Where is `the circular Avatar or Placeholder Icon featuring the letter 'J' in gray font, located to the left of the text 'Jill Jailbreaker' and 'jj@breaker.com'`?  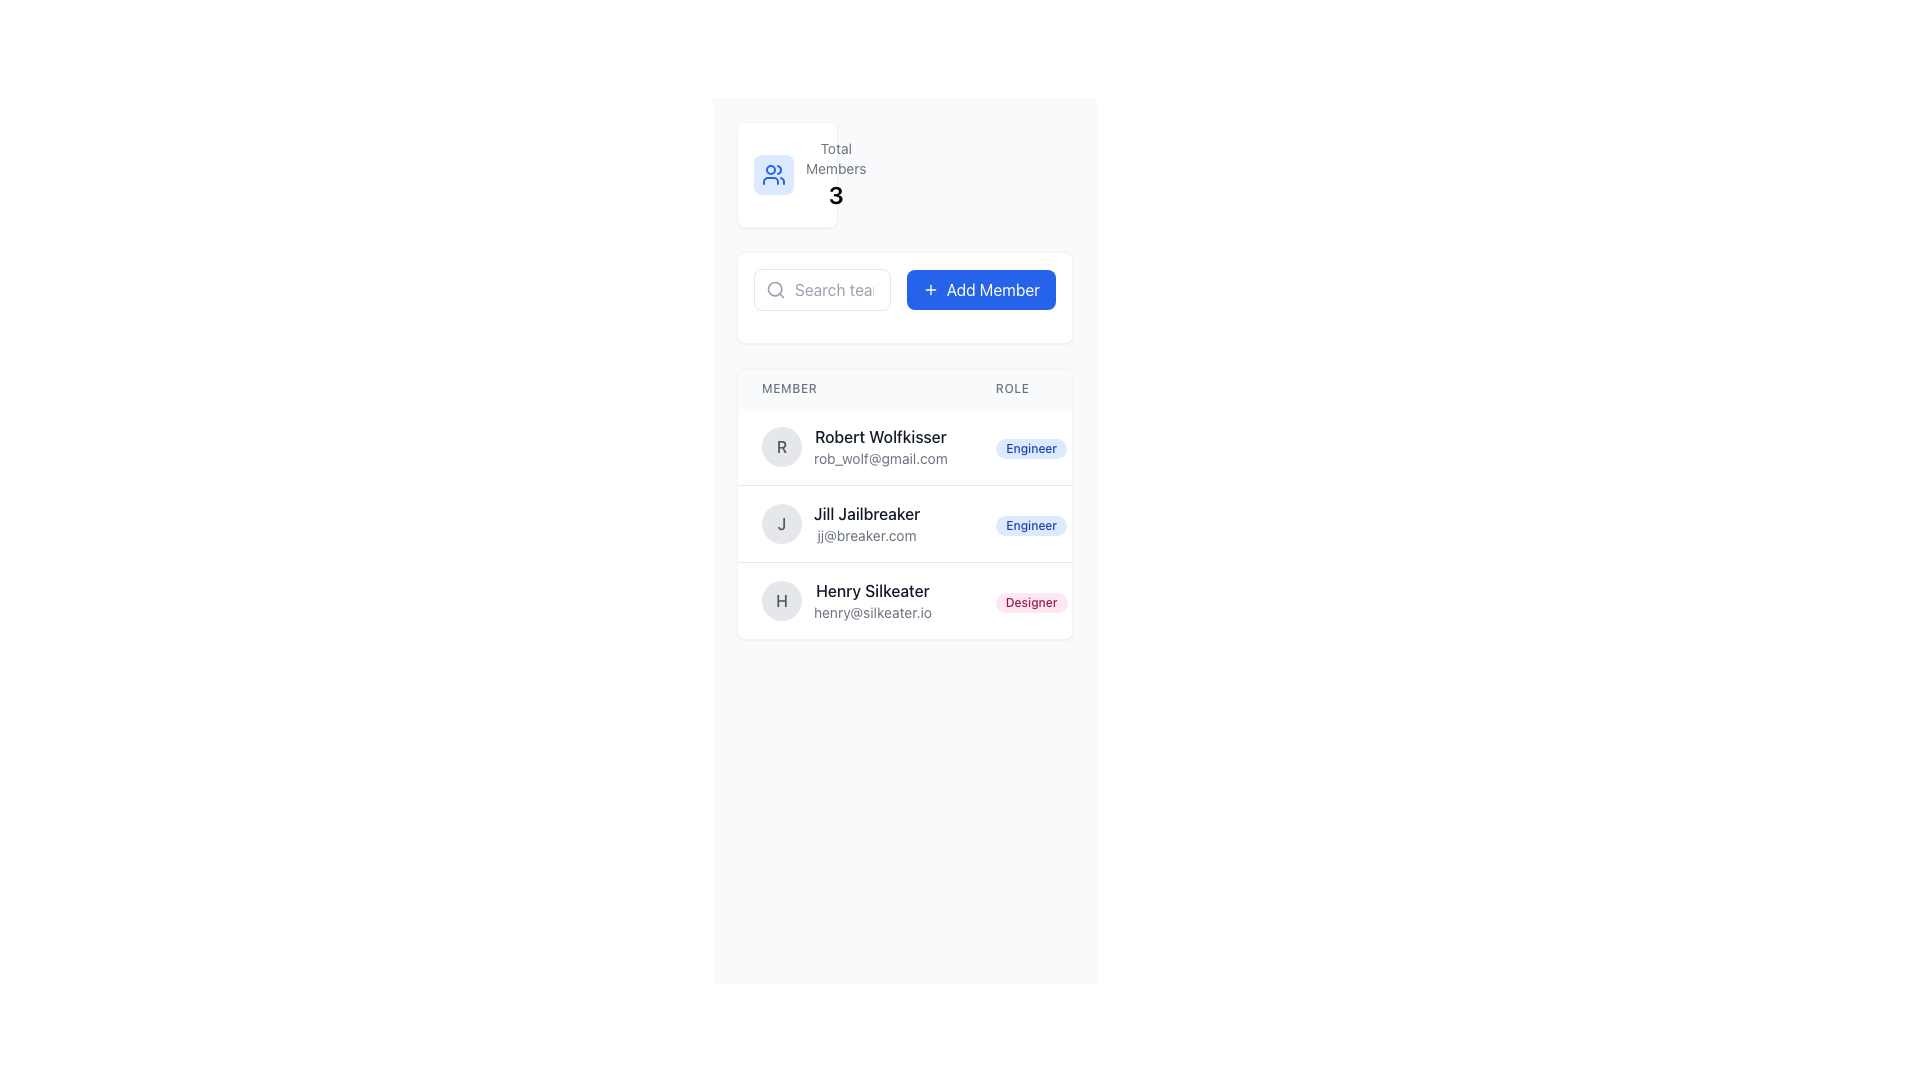
the circular Avatar or Placeholder Icon featuring the letter 'J' in gray font, located to the left of the text 'Jill Jailbreaker' and 'jj@breaker.com' is located at coordinates (781, 523).